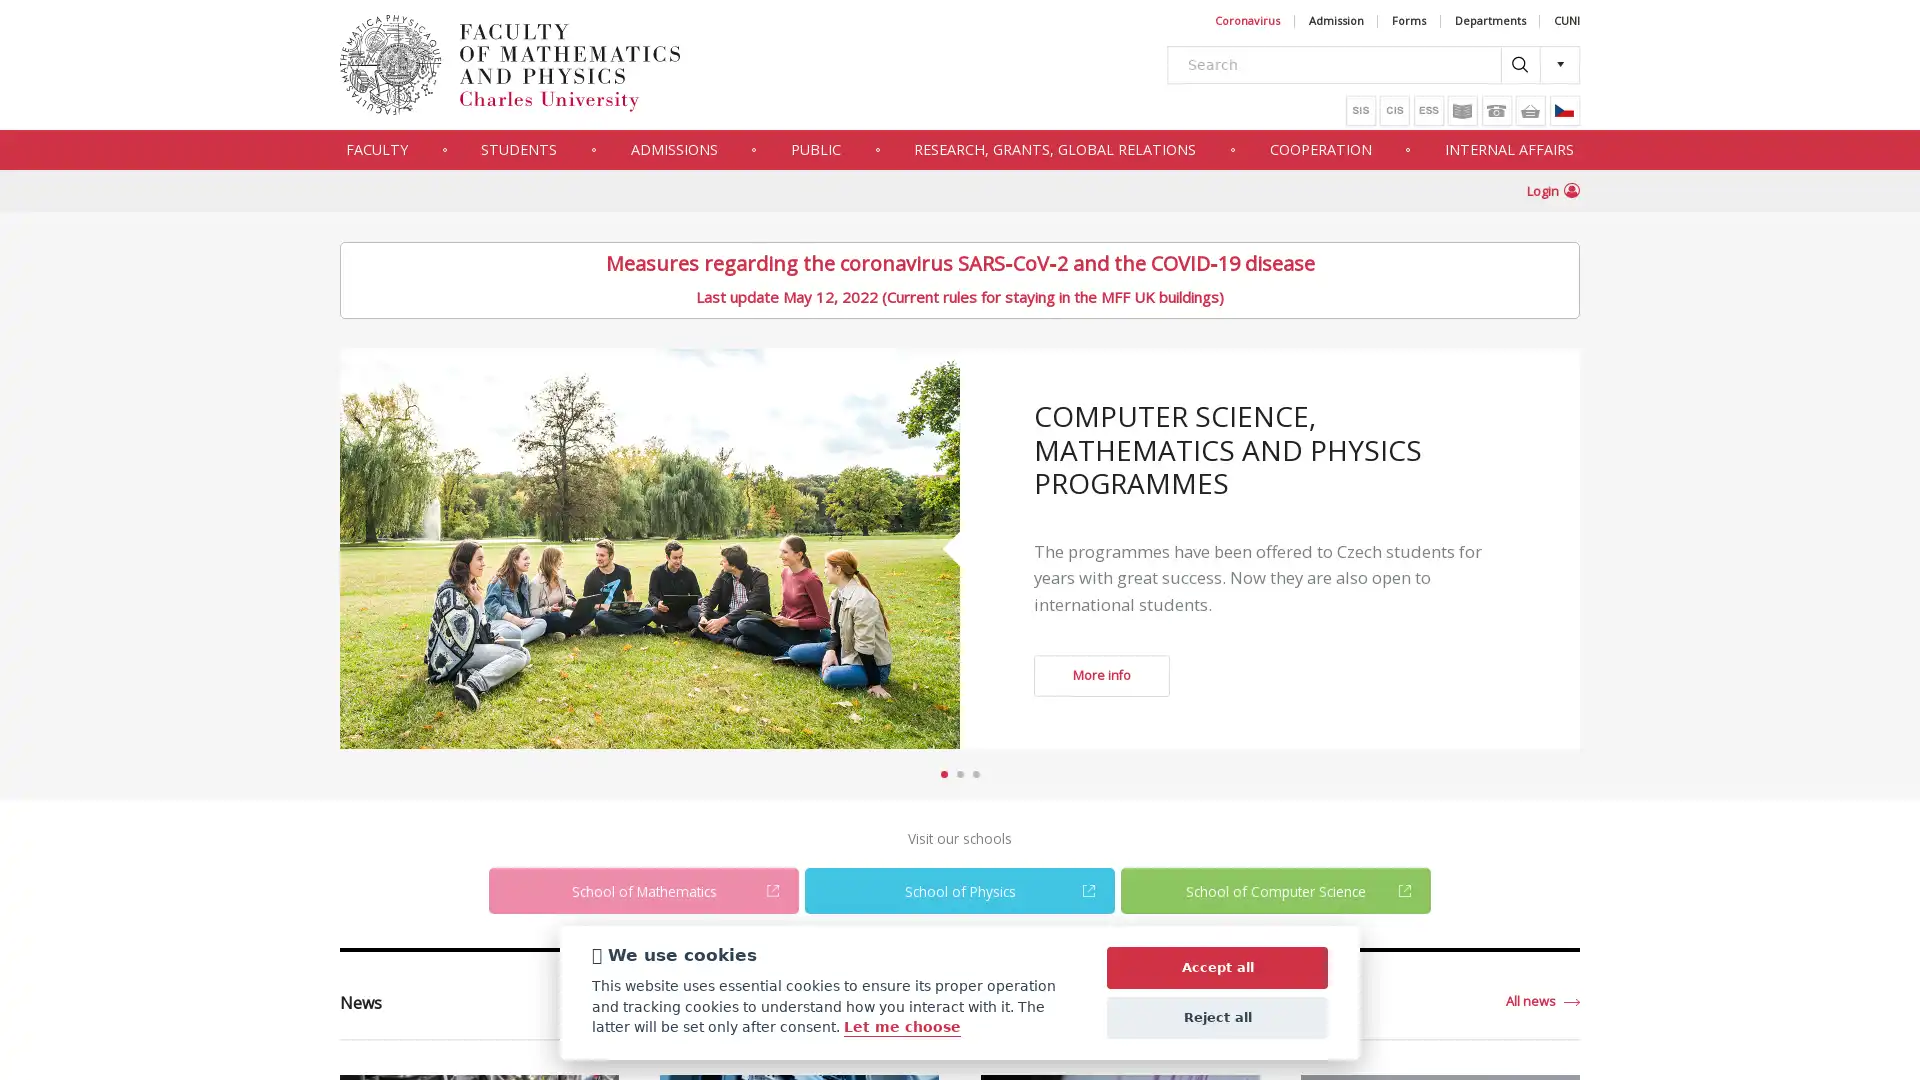  What do you see at coordinates (1216, 1018) in the screenshot?
I see `Reject all` at bounding box center [1216, 1018].